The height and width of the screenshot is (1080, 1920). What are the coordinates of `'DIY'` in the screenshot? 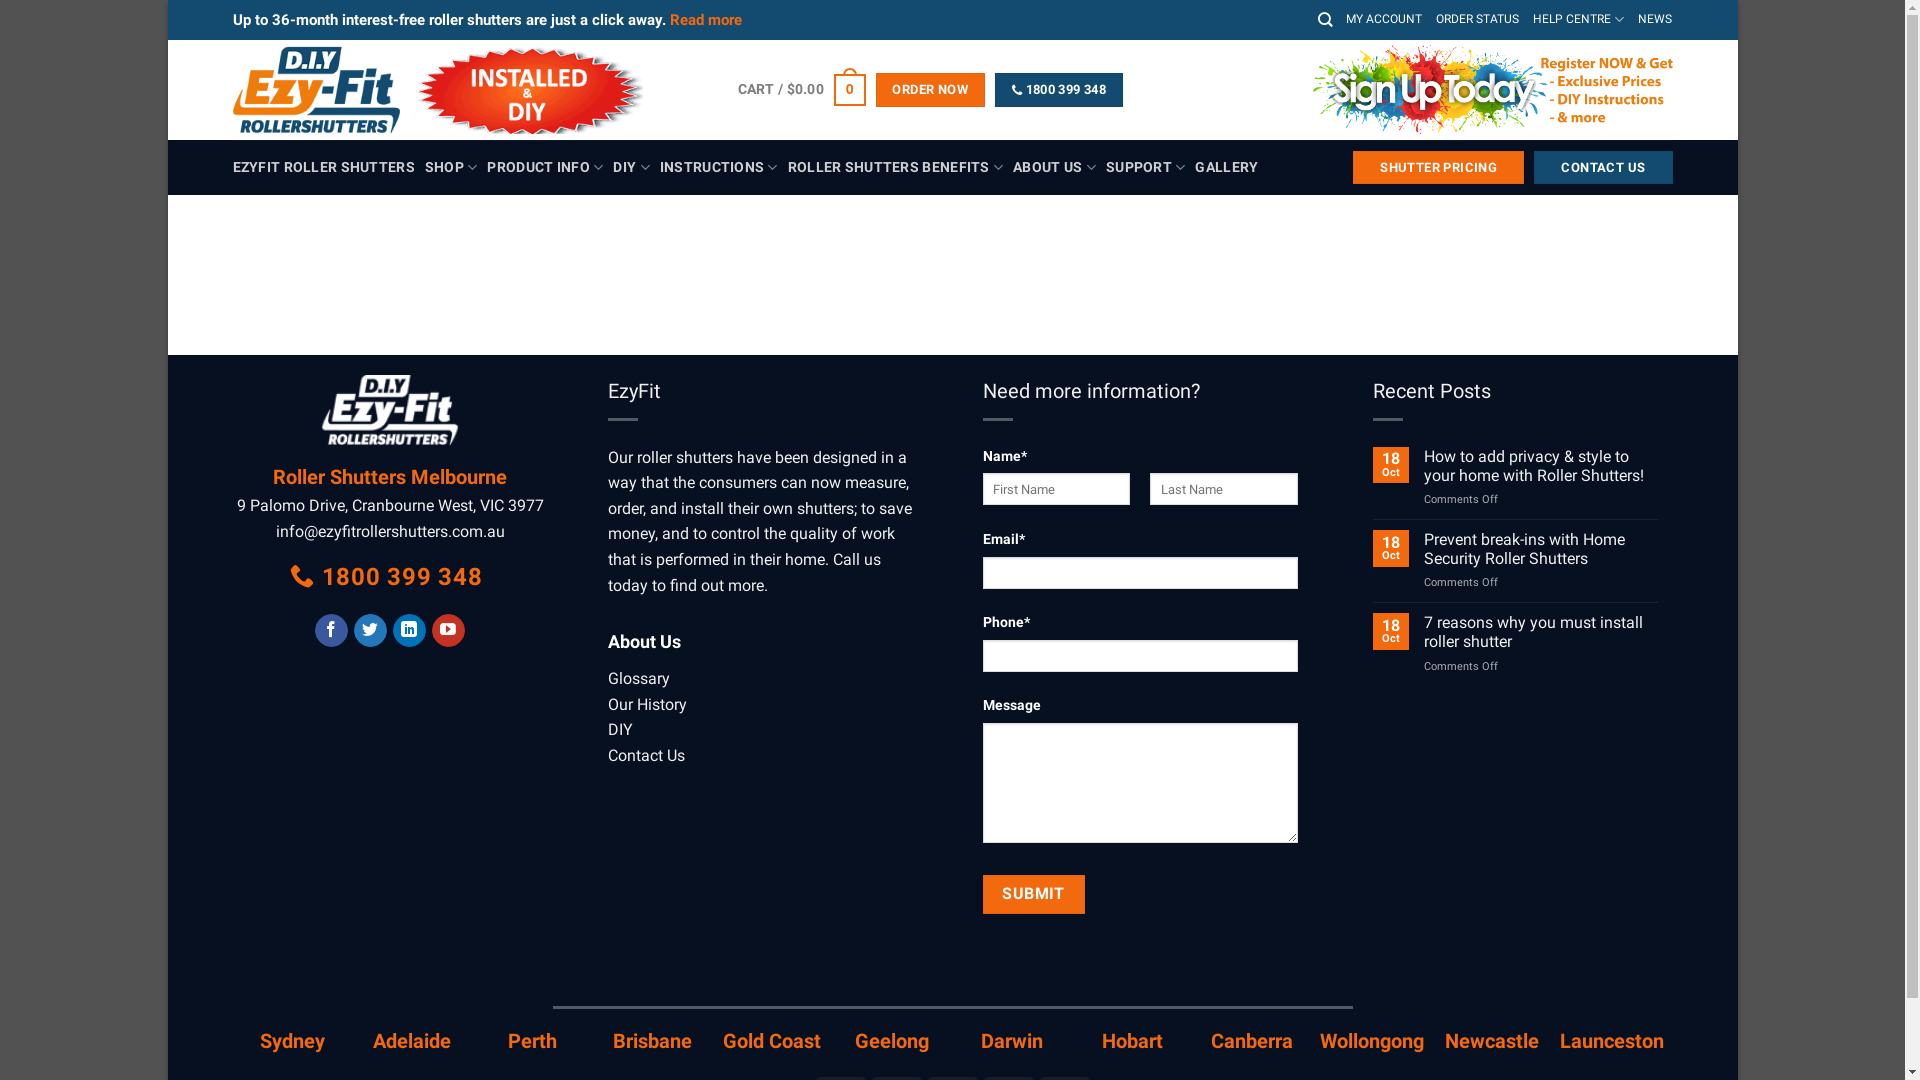 It's located at (607, 729).